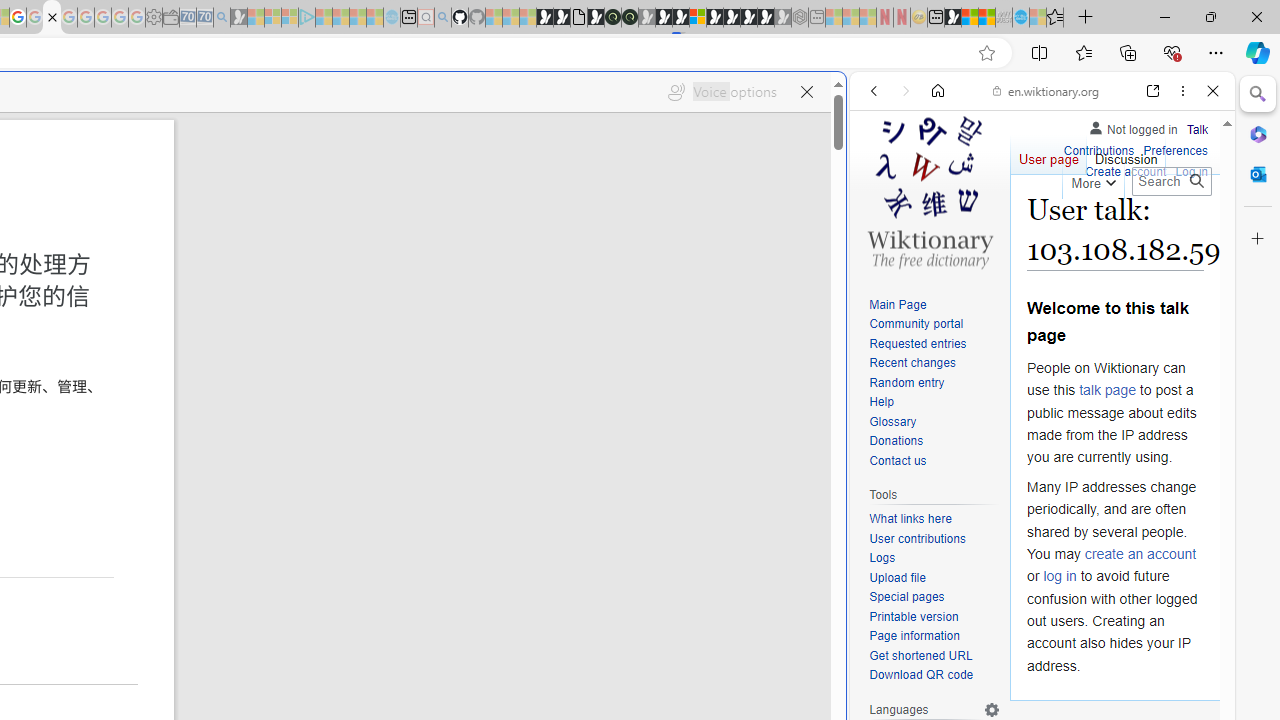 The image size is (1280, 720). Describe the element at coordinates (934, 383) in the screenshot. I see `'Random entry'` at that location.